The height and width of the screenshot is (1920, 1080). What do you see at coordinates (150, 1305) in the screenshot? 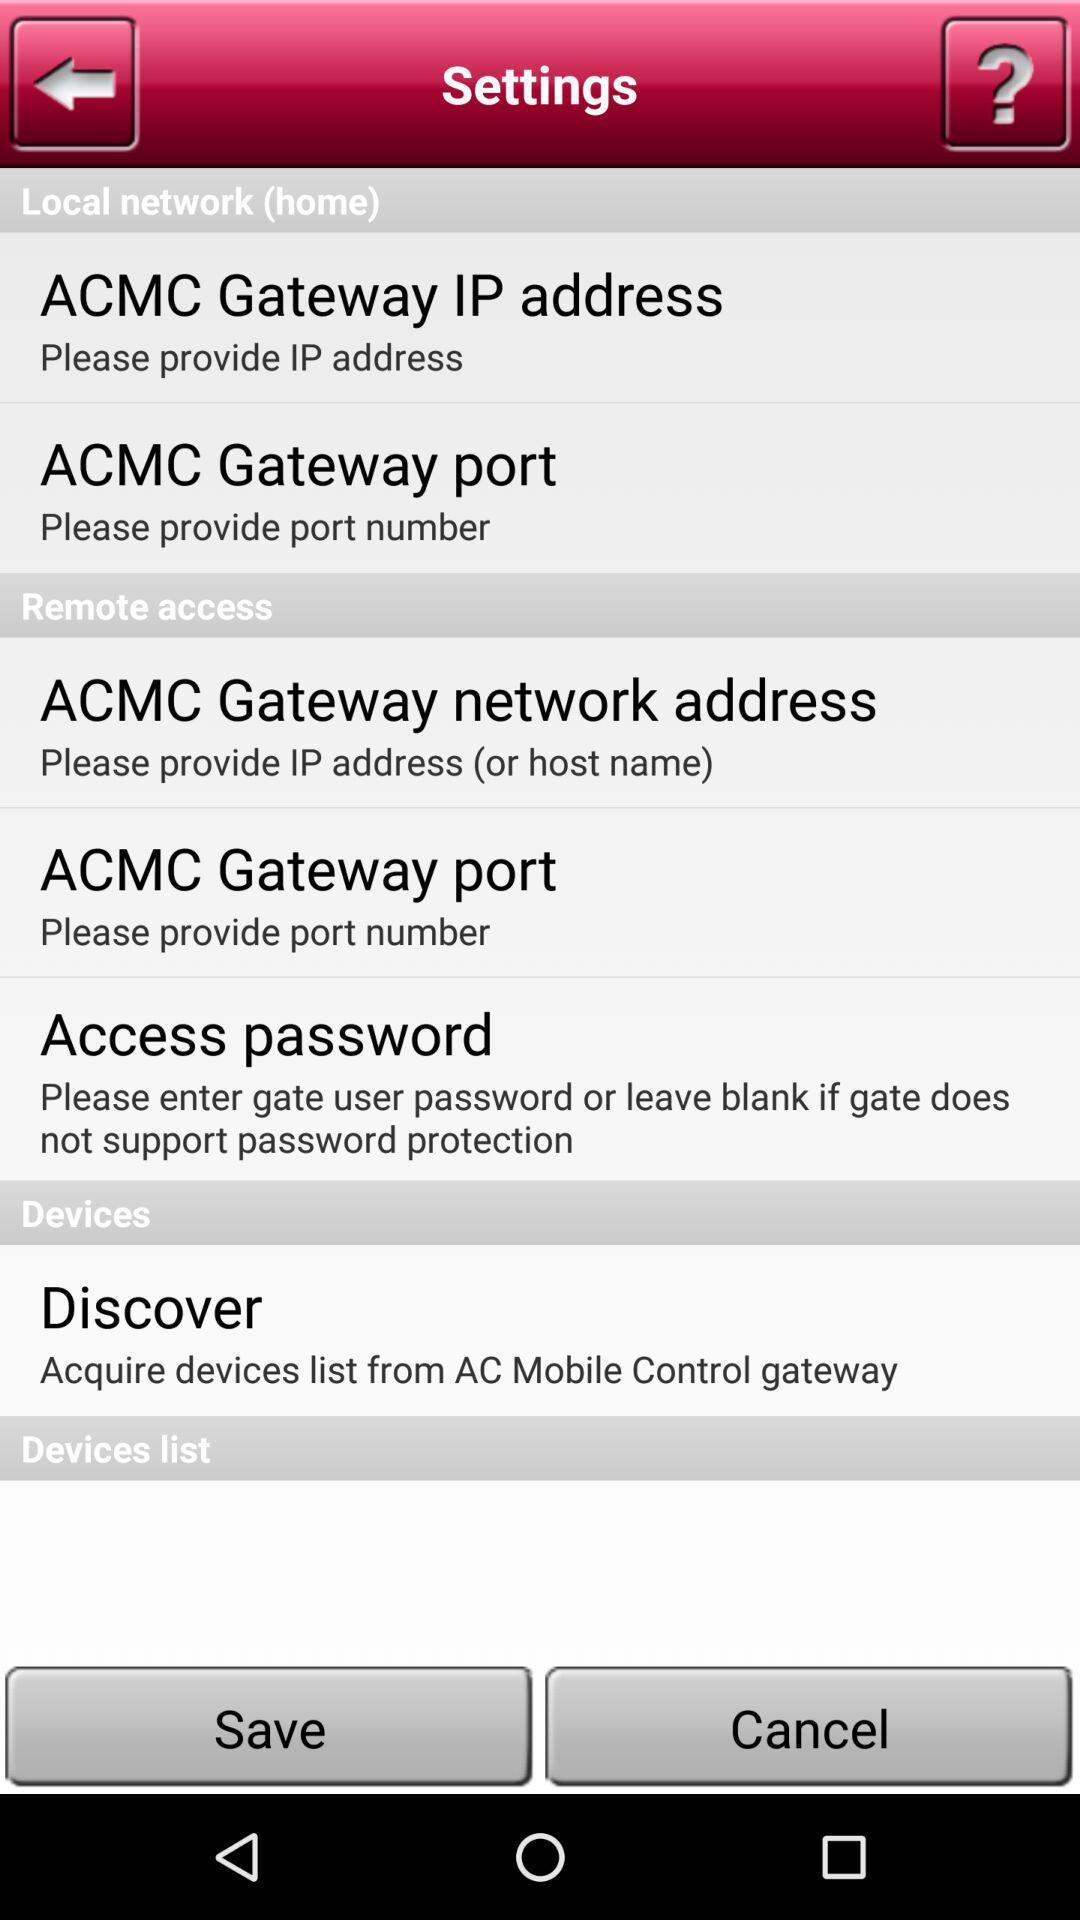
I see `the app below the devices item` at bounding box center [150, 1305].